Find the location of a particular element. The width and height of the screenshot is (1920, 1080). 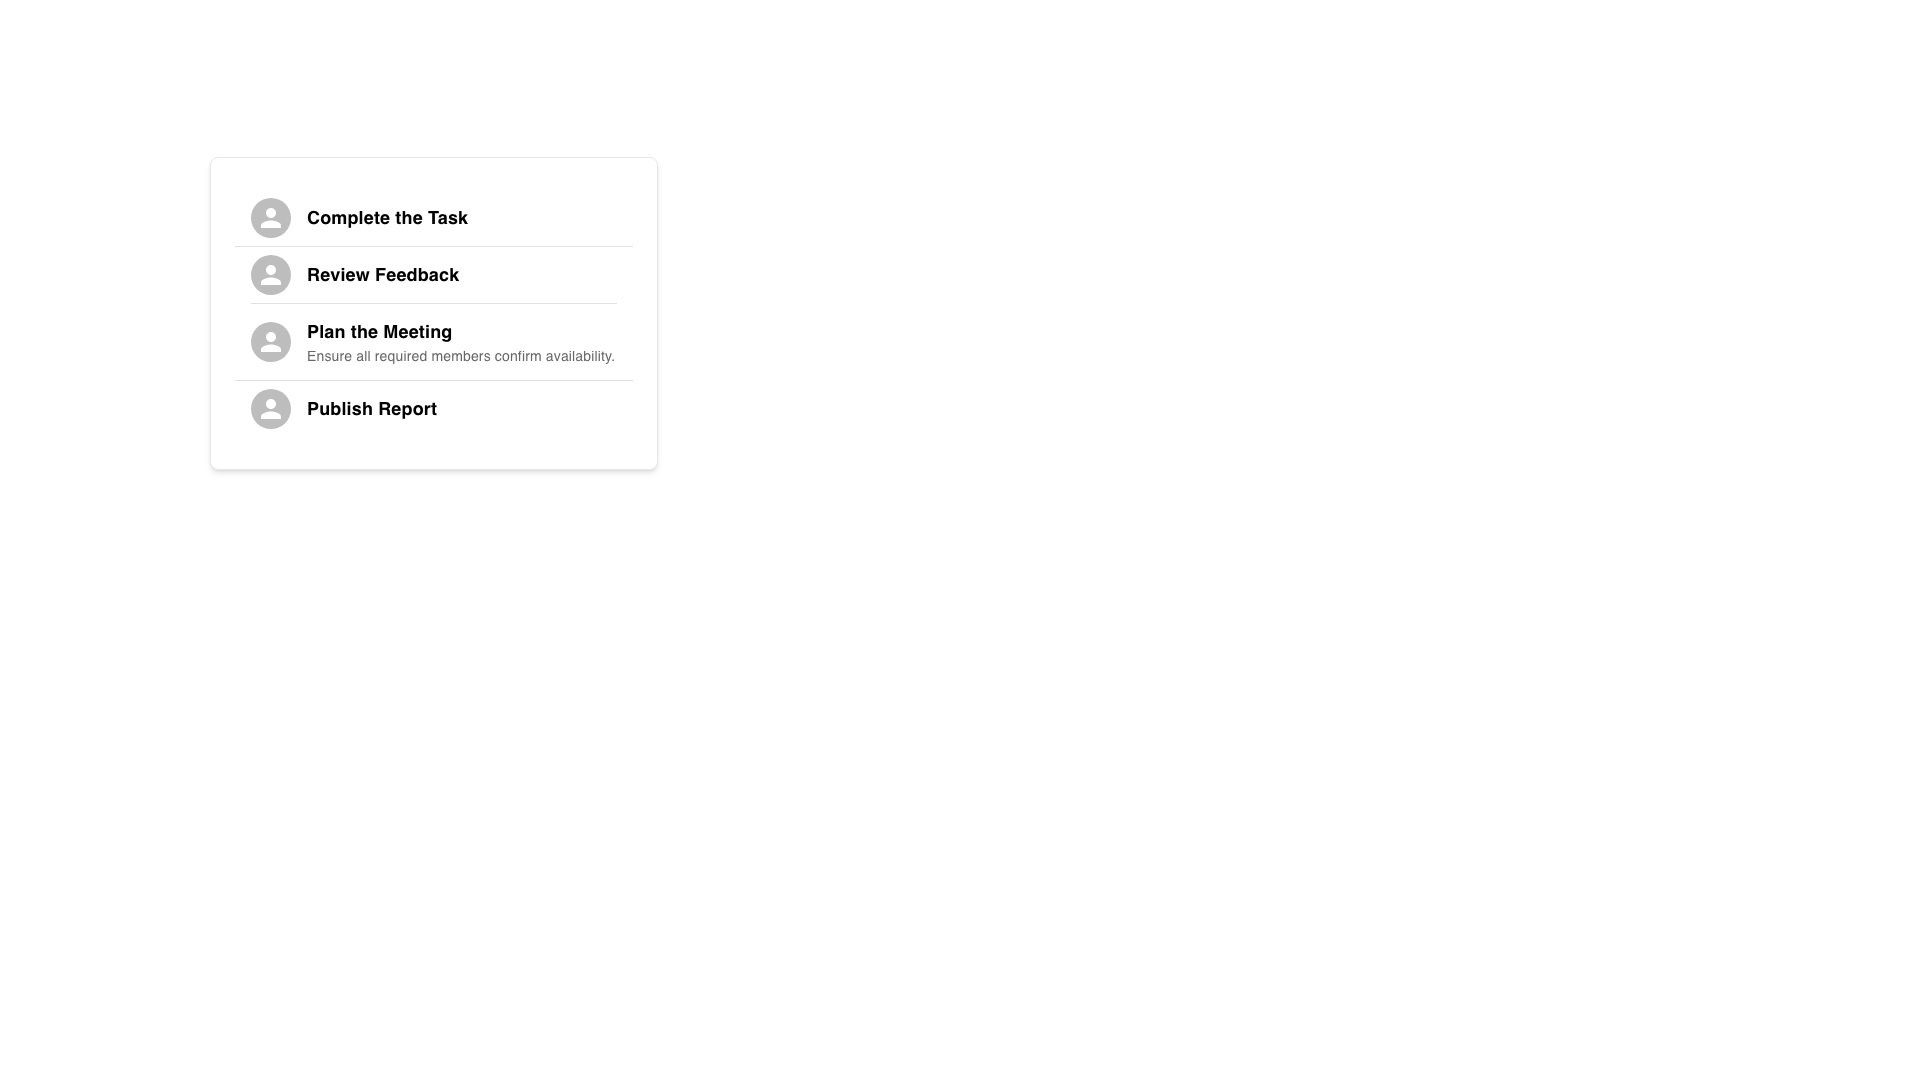

the Circular avatar icon representing the 'Publish Report' item located at the bottom of the vertical list is located at coordinates (269, 407).